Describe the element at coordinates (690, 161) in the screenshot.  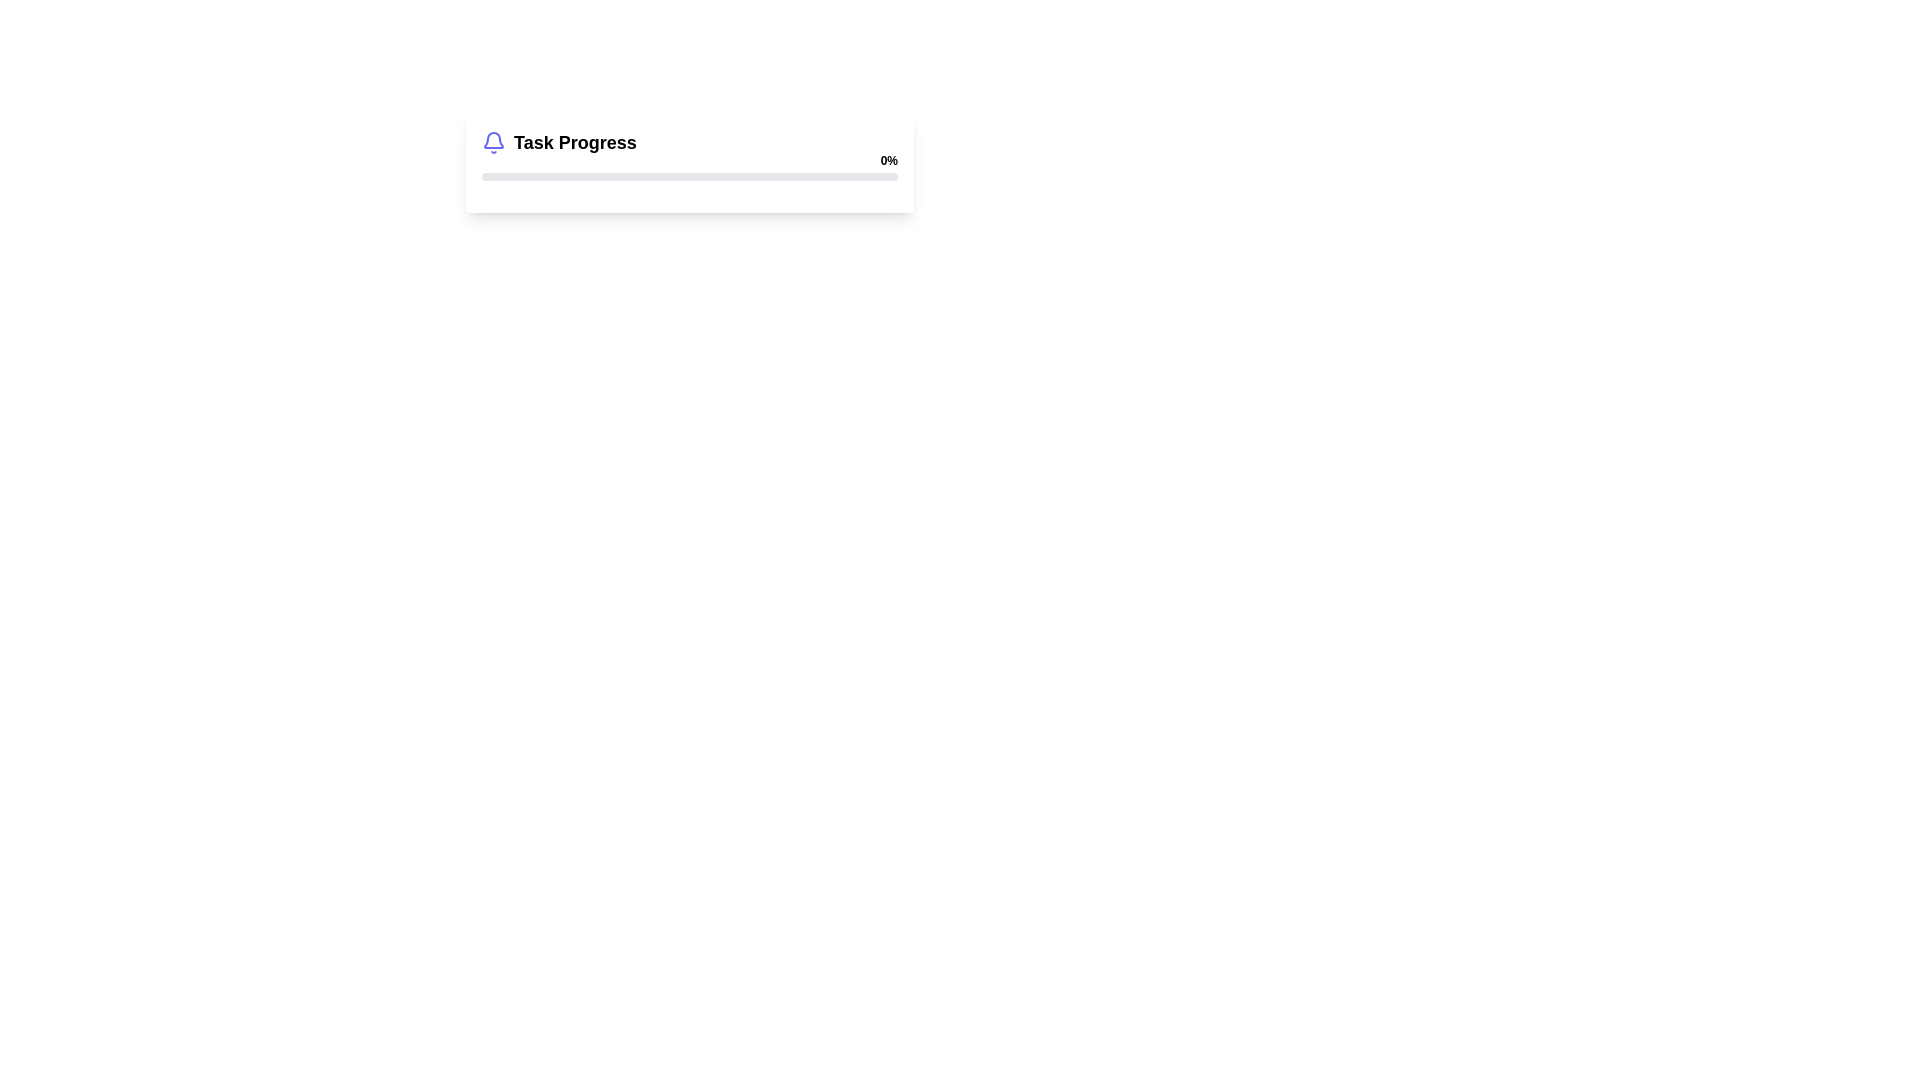
I see `the Progress indicator card` at that location.